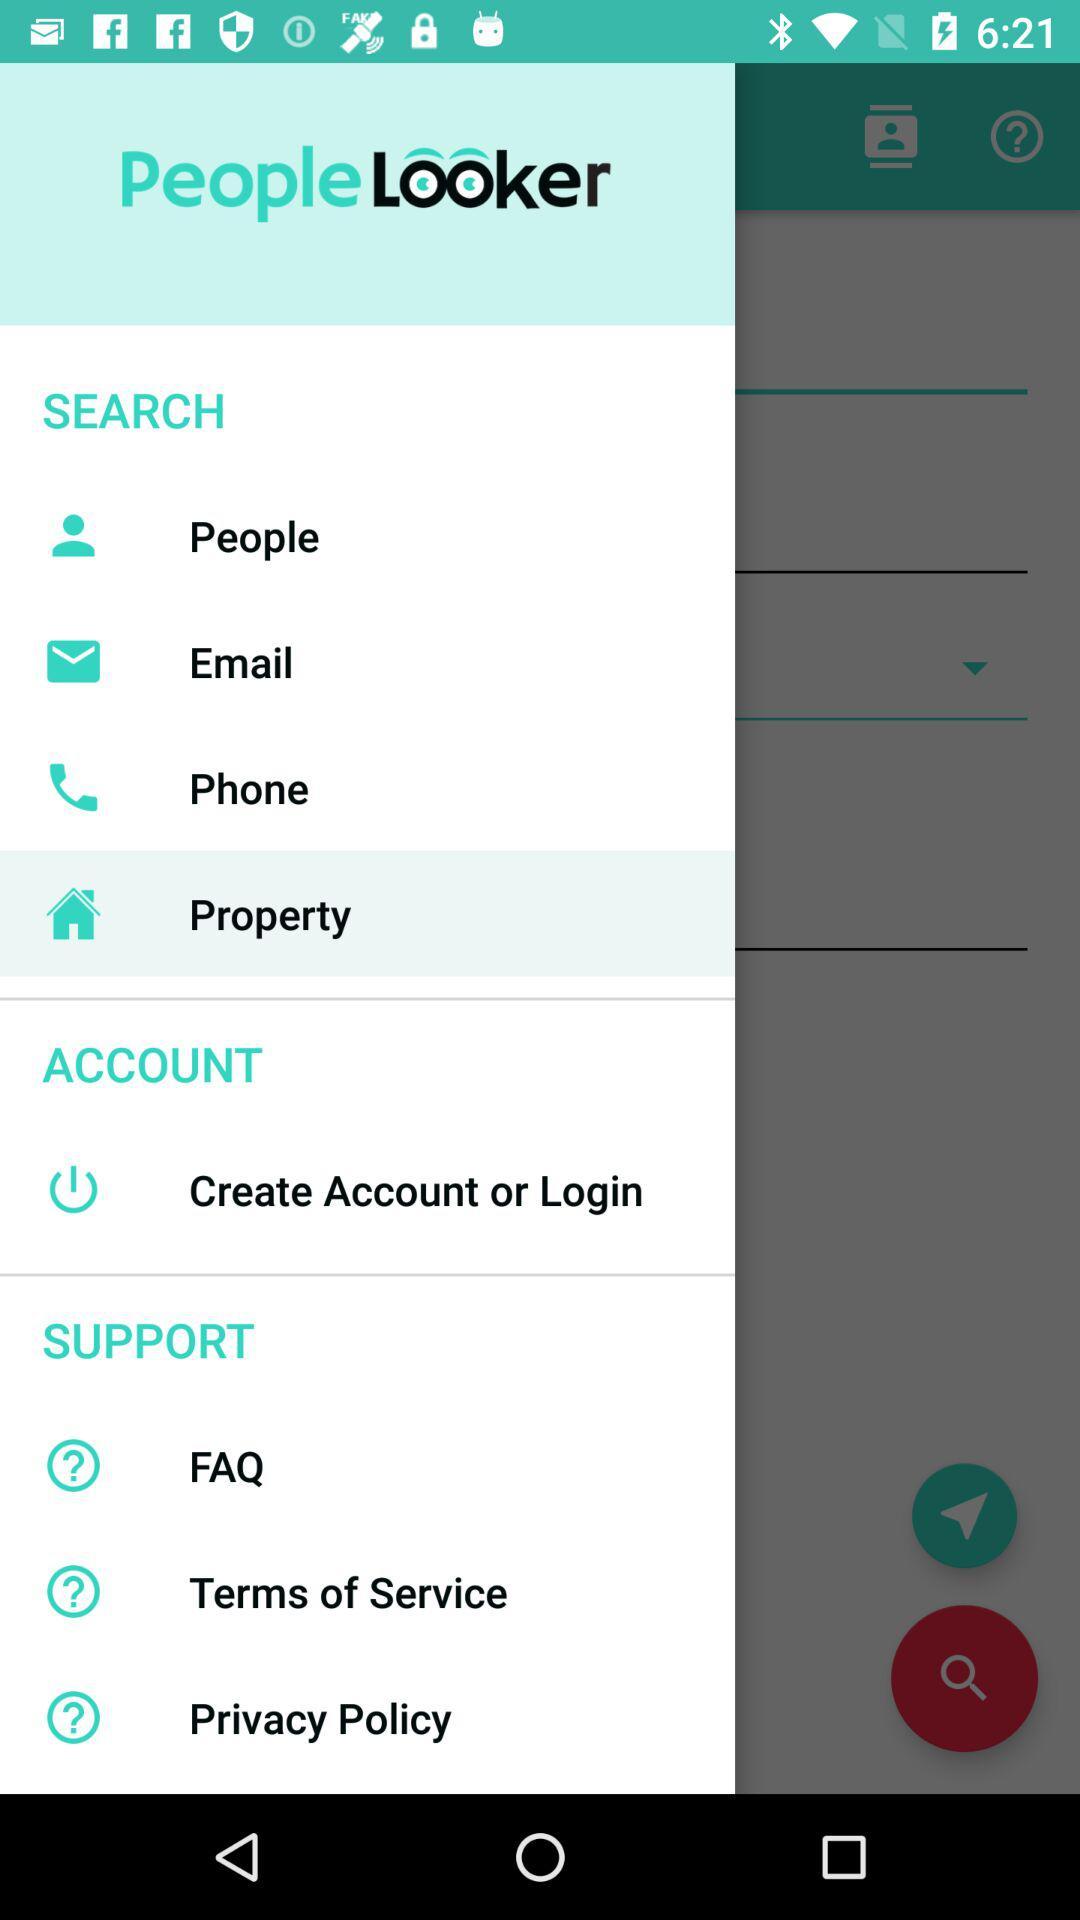 The height and width of the screenshot is (1920, 1080). Describe the element at coordinates (963, 1678) in the screenshot. I see `the search icon` at that location.